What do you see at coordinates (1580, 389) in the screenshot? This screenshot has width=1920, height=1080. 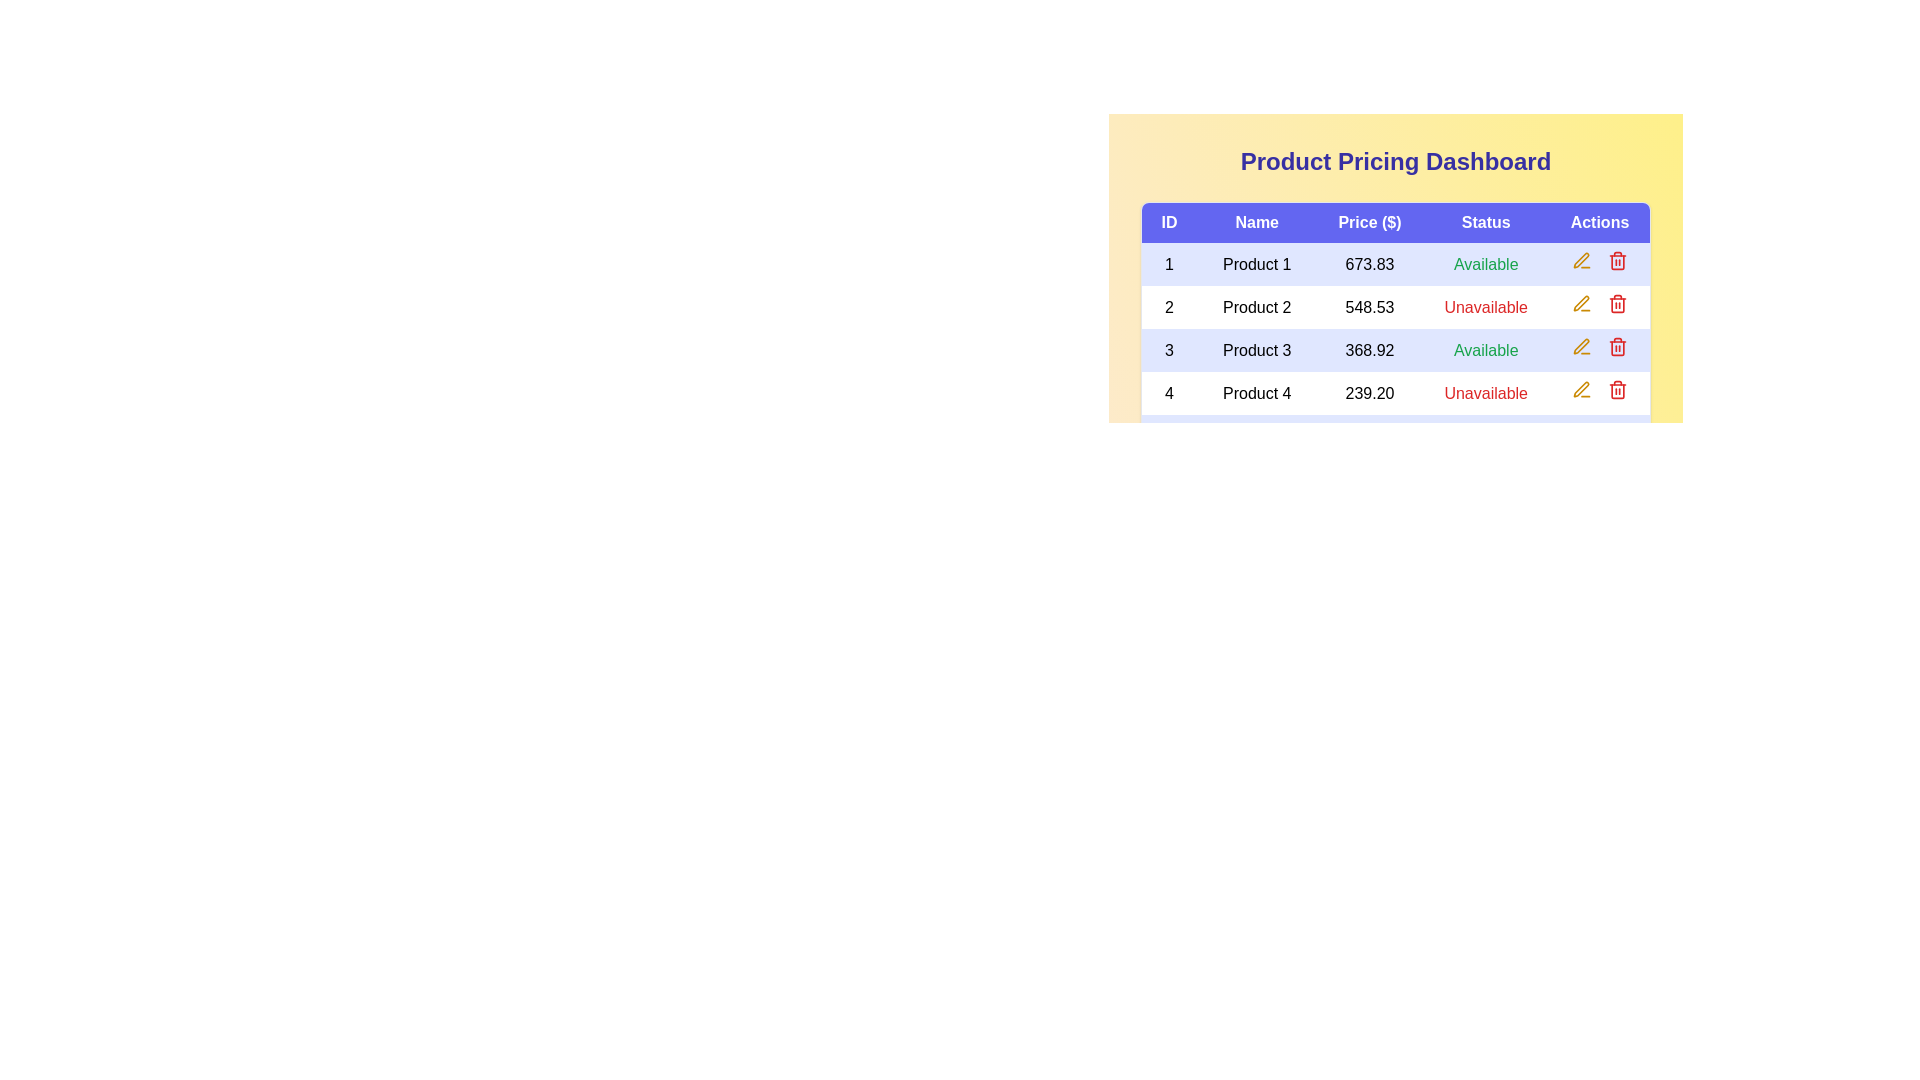 I see `the 'Edit' button for product 4` at bounding box center [1580, 389].